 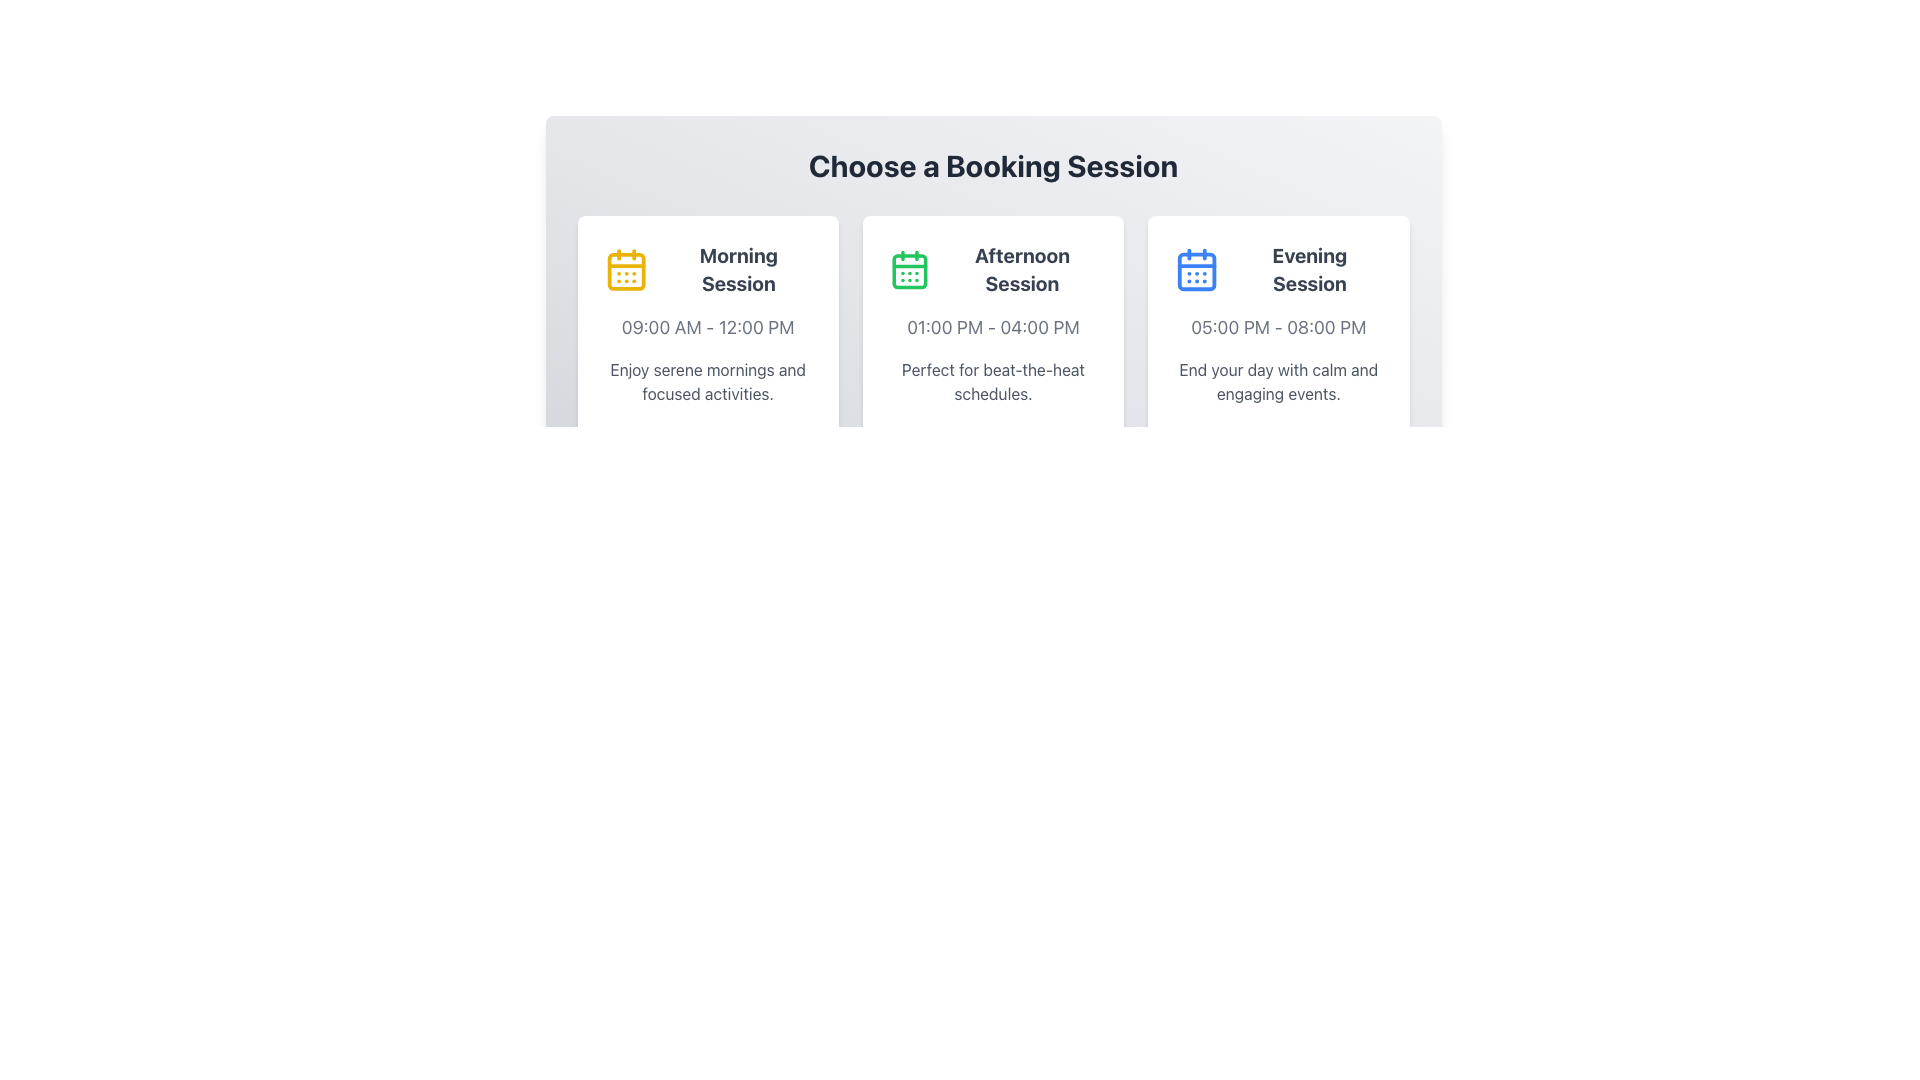 I want to click on text displayed in the gray font on the Text label that shows '09:00 AM - 12:00 PM', located centrally in the first booking session card under the 'Morning Session' heading, so click(x=708, y=326).